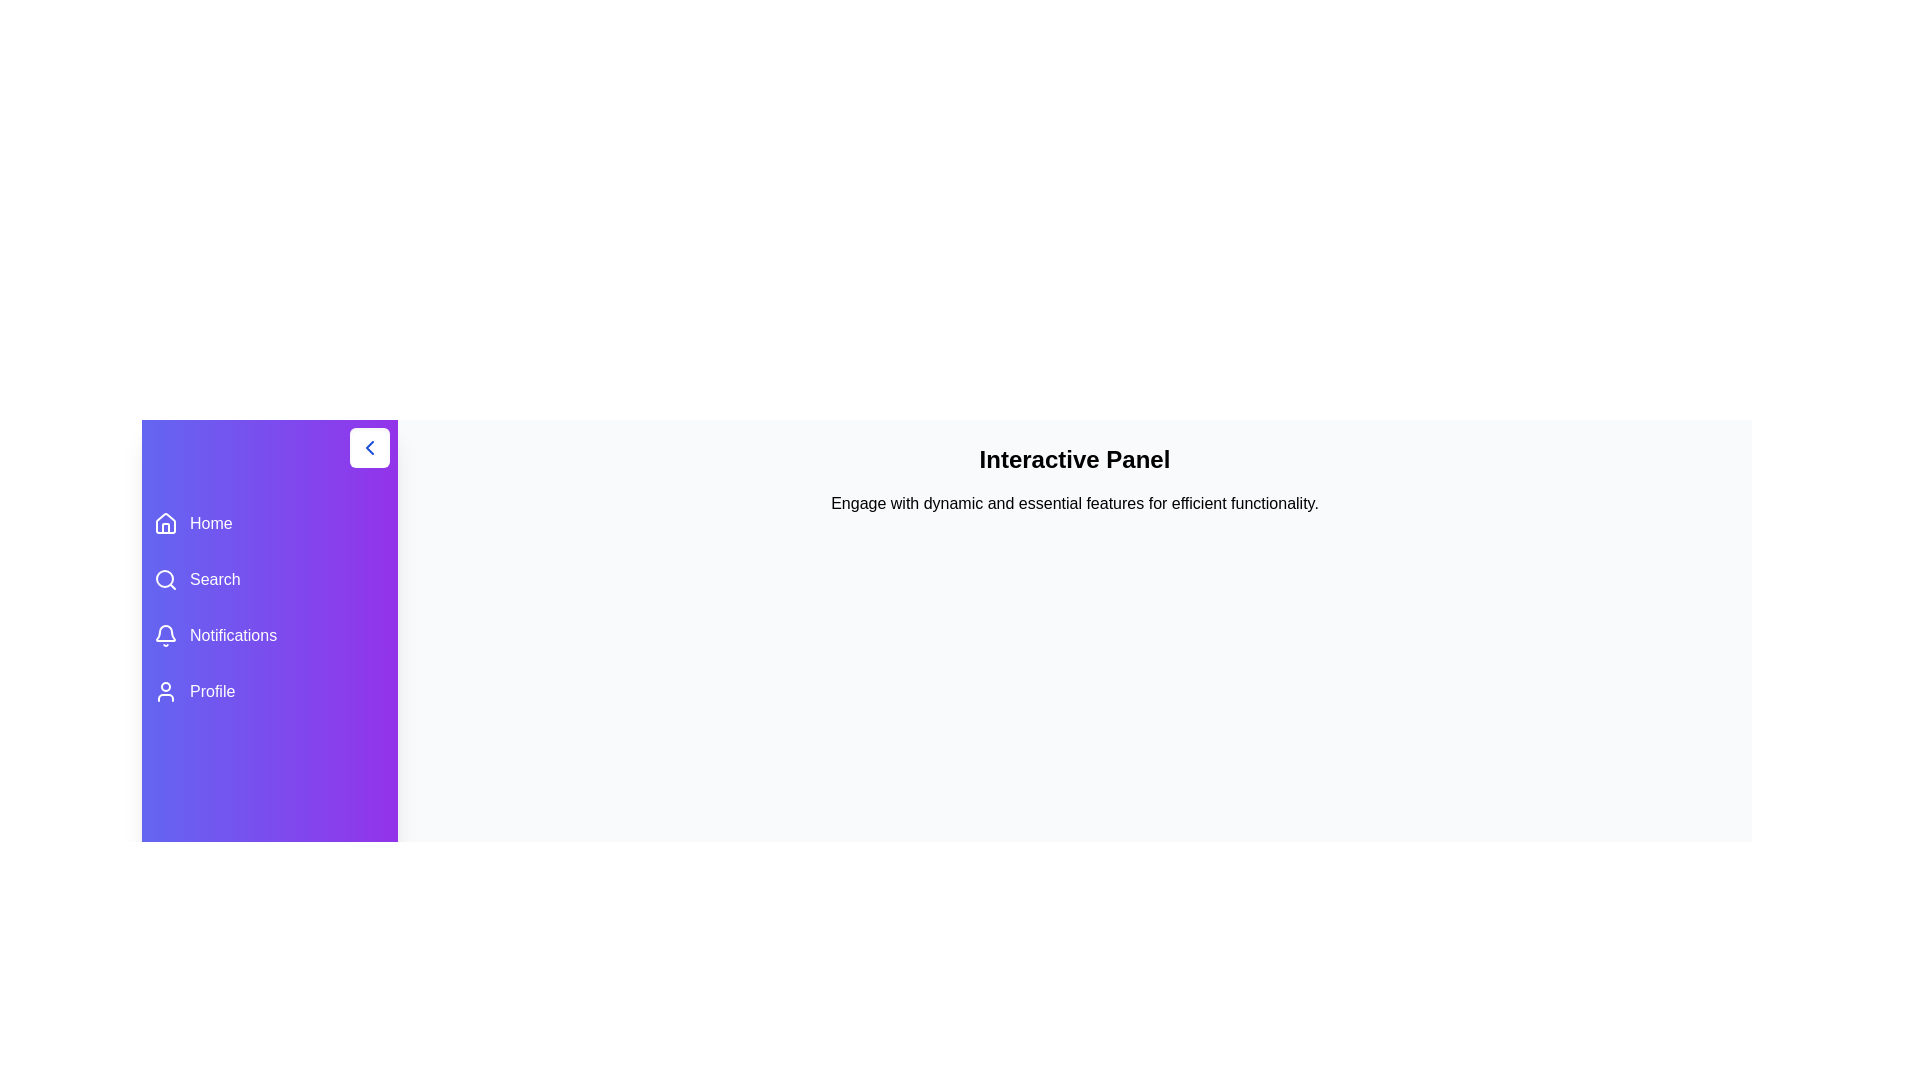  Describe the element at coordinates (268, 579) in the screenshot. I see `the menu item labeled Search` at that location.